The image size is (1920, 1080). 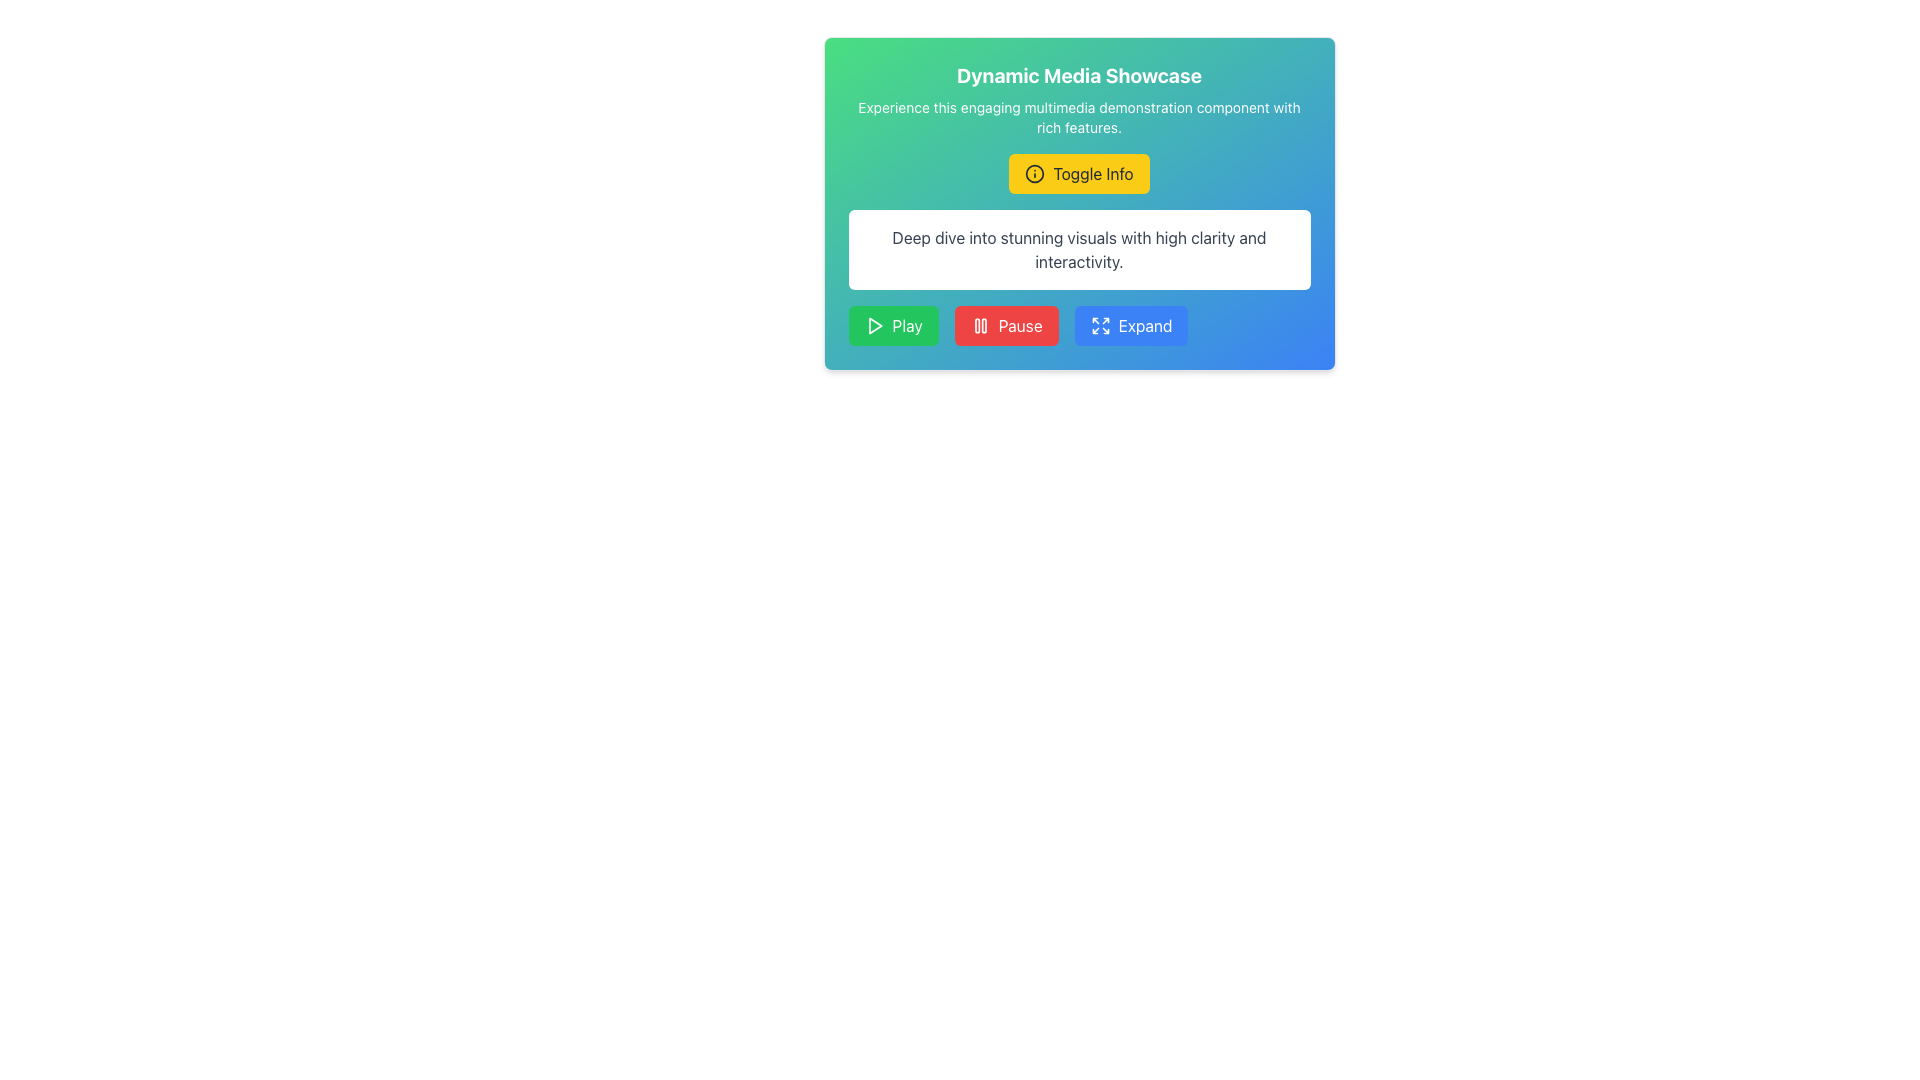 What do you see at coordinates (1078, 249) in the screenshot?
I see `the informational text box that contains the message 'Deep dive into stunning visuals with high clarity and interactivity.' located below the 'Toggle Info' button and above the group of buttons labeled 'Play', 'Pause', and 'Expand'` at bounding box center [1078, 249].